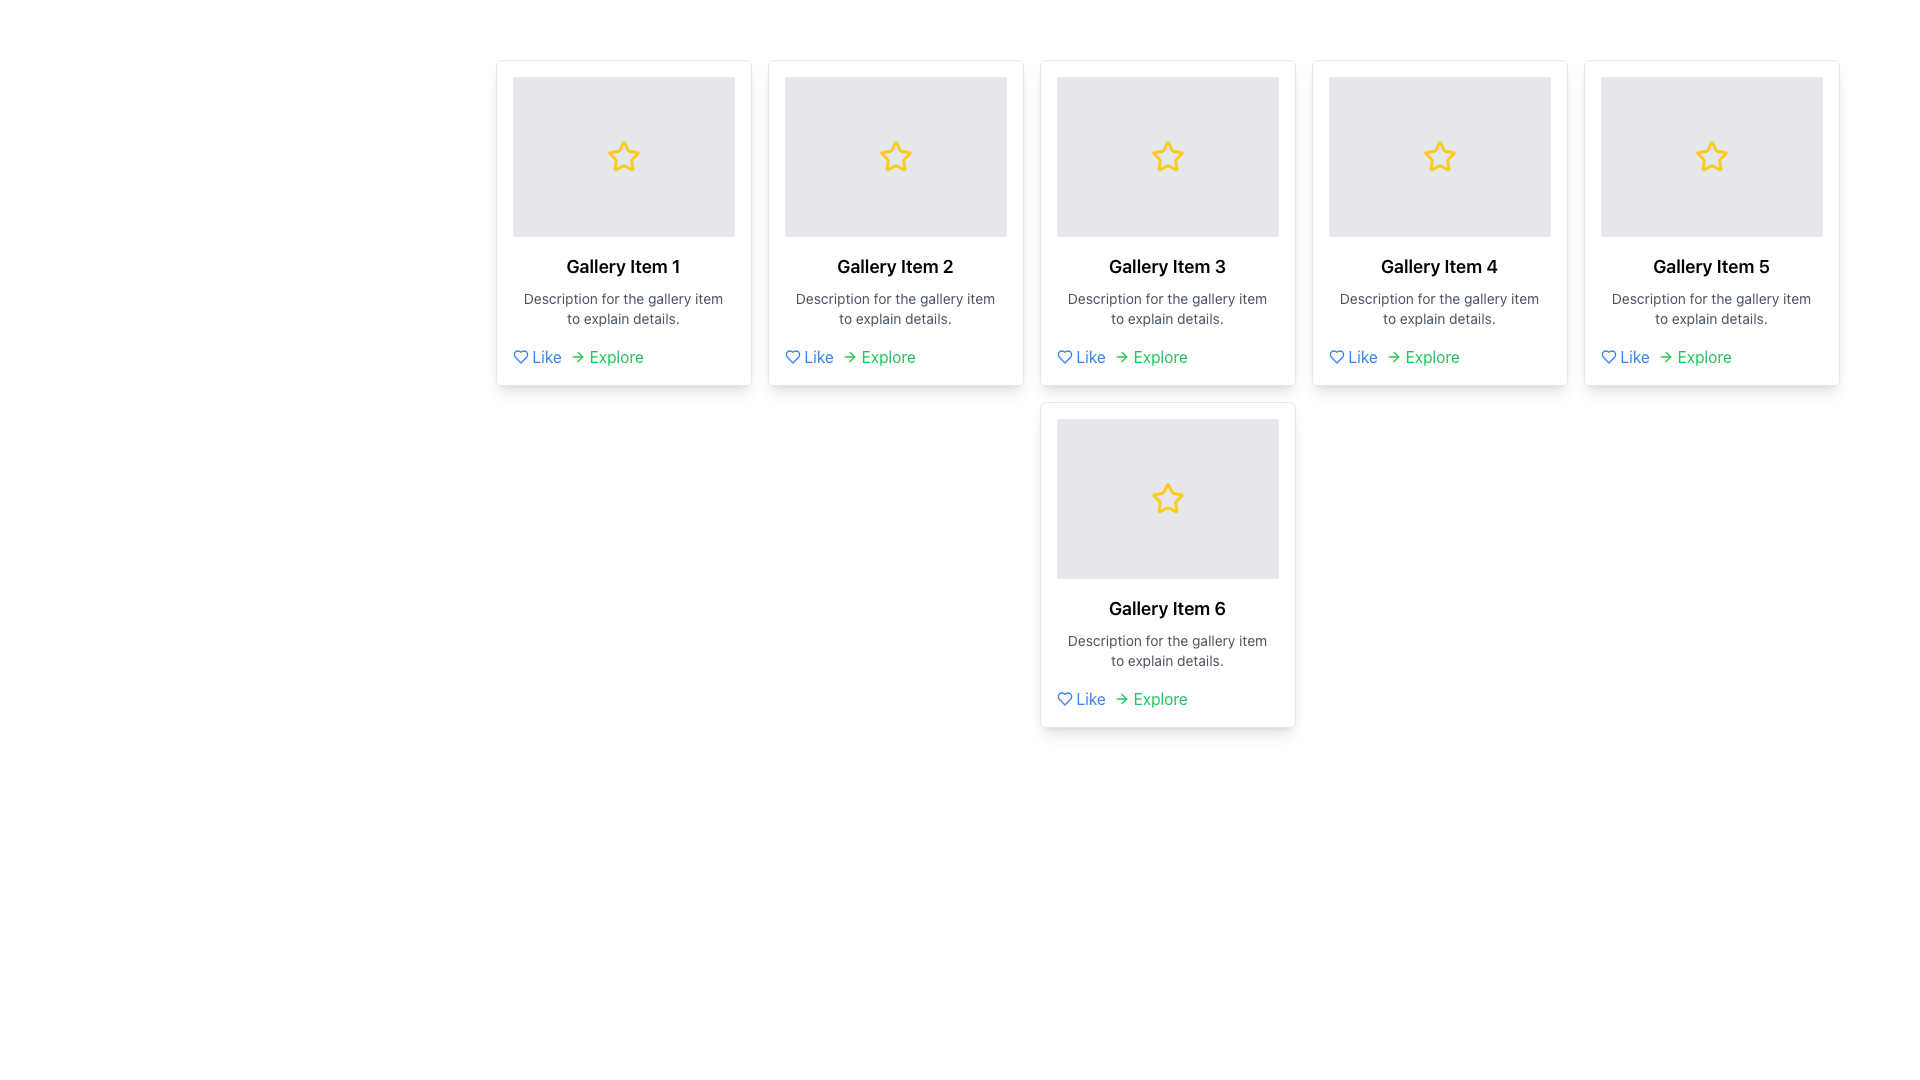 This screenshot has height=1080, width=1920. What do you see at coordinates (520, 356) in the screenshot?
I see `the heart icon` at bounding box center [520, 356].